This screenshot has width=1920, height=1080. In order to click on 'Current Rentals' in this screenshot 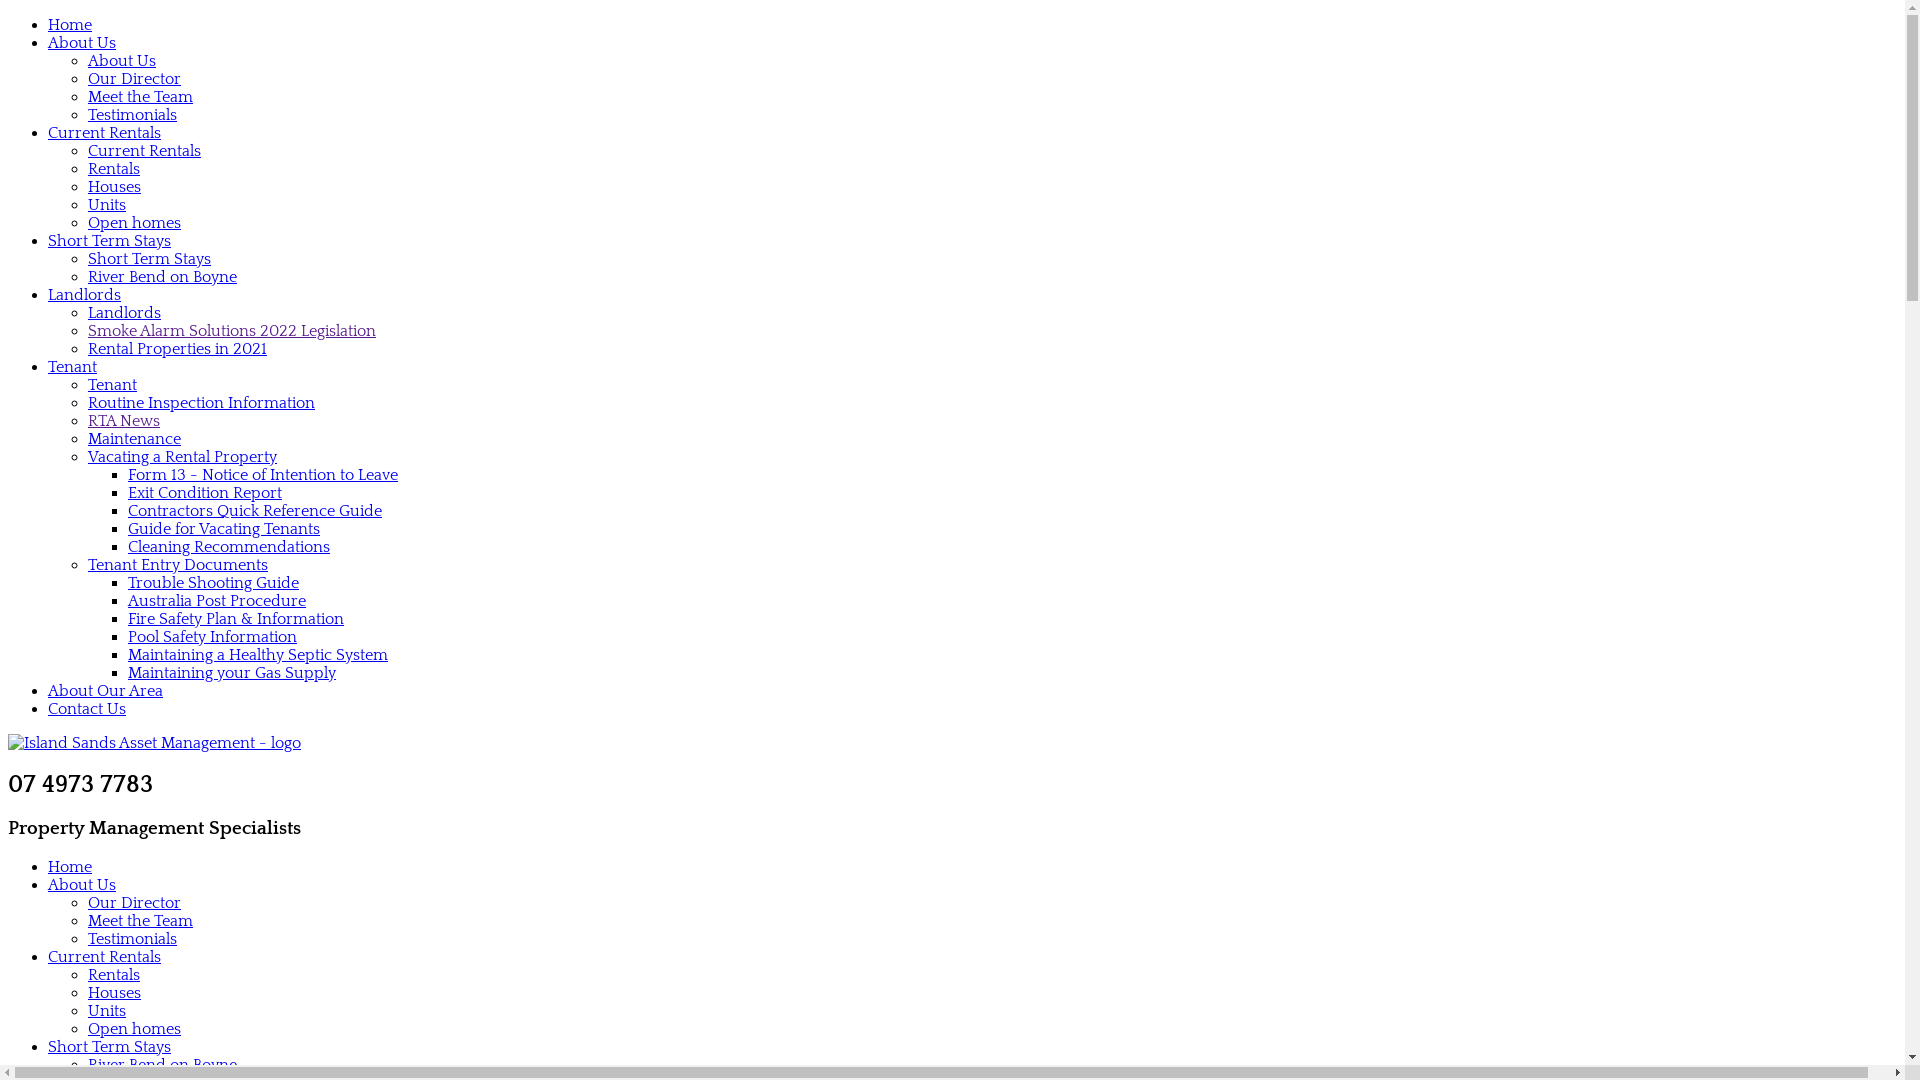, I will do `click(103, 955)`.